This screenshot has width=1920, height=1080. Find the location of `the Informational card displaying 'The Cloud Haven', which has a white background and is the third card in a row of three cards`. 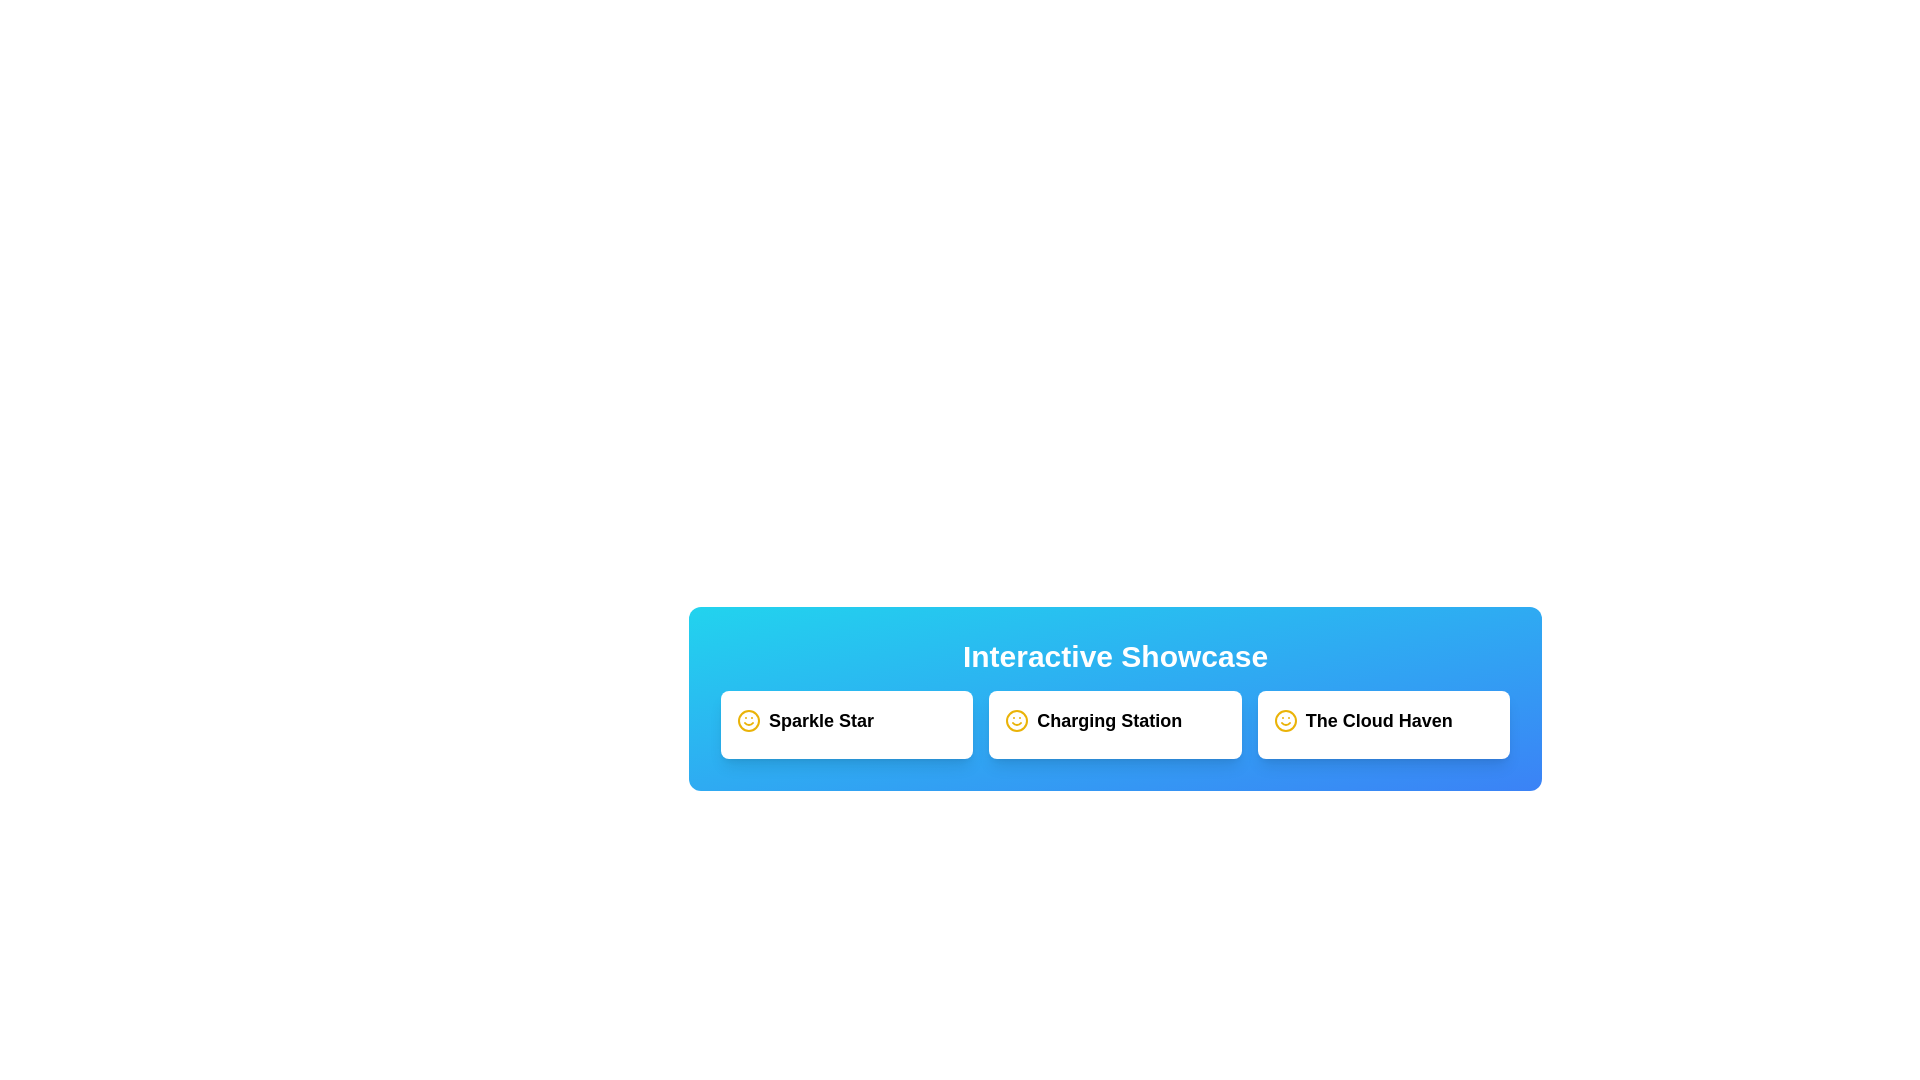

the Informational card displaying 'The Cloud Haven', which has a white background and is the third card in a row of three cards is located at coordinates (1382, 725).